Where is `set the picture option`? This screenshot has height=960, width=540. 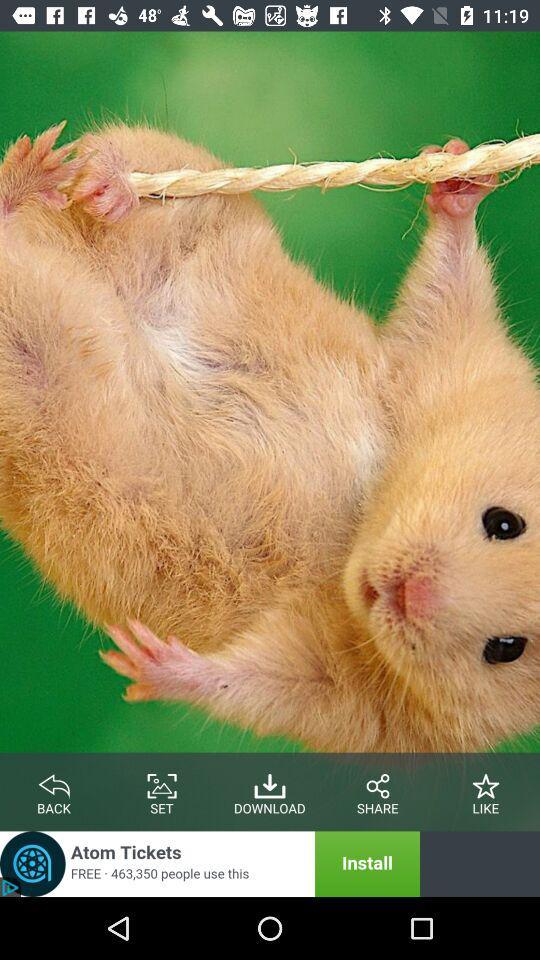 set the picture option is located at coordinates (161, 782).